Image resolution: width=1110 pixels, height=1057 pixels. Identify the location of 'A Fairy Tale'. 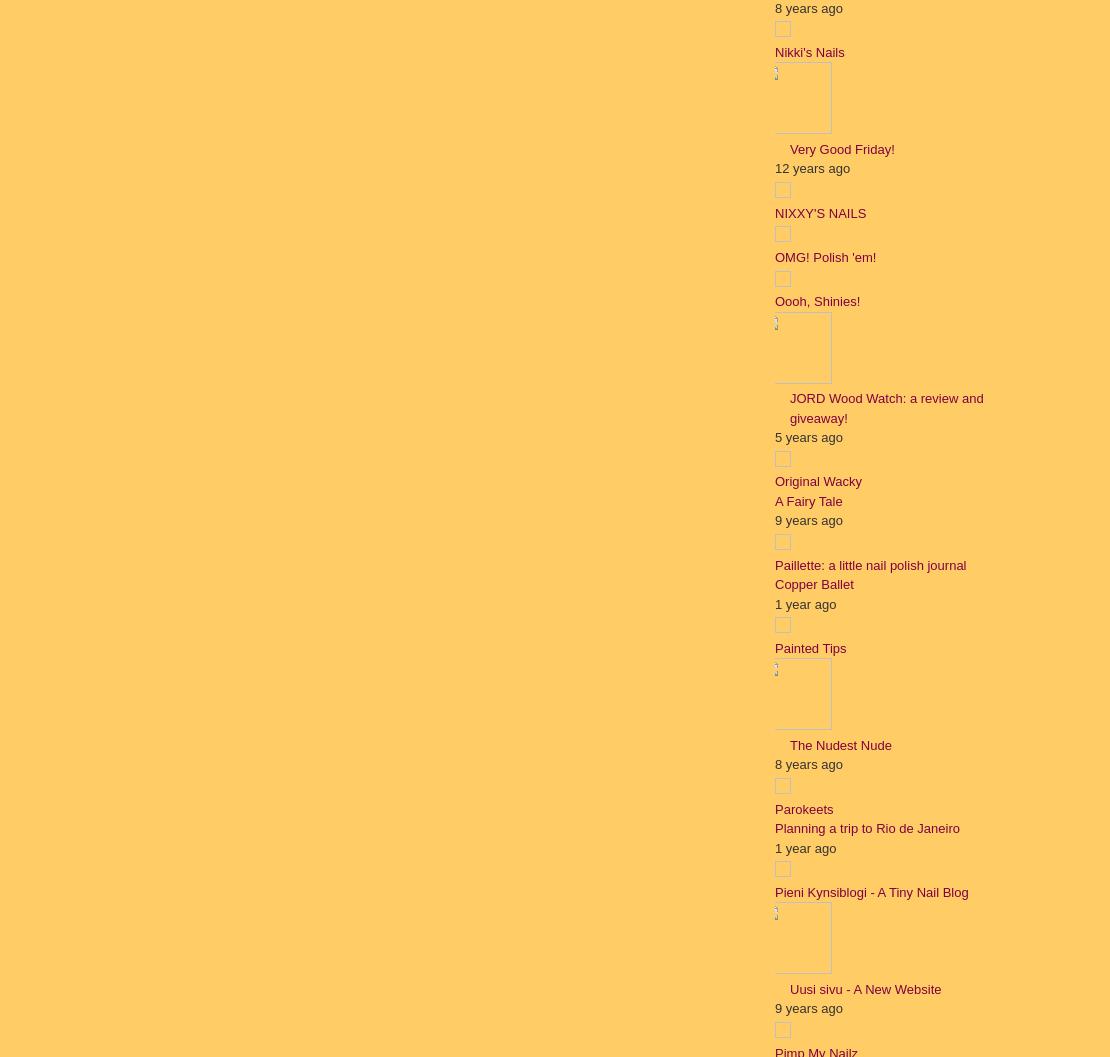
(774, 500).